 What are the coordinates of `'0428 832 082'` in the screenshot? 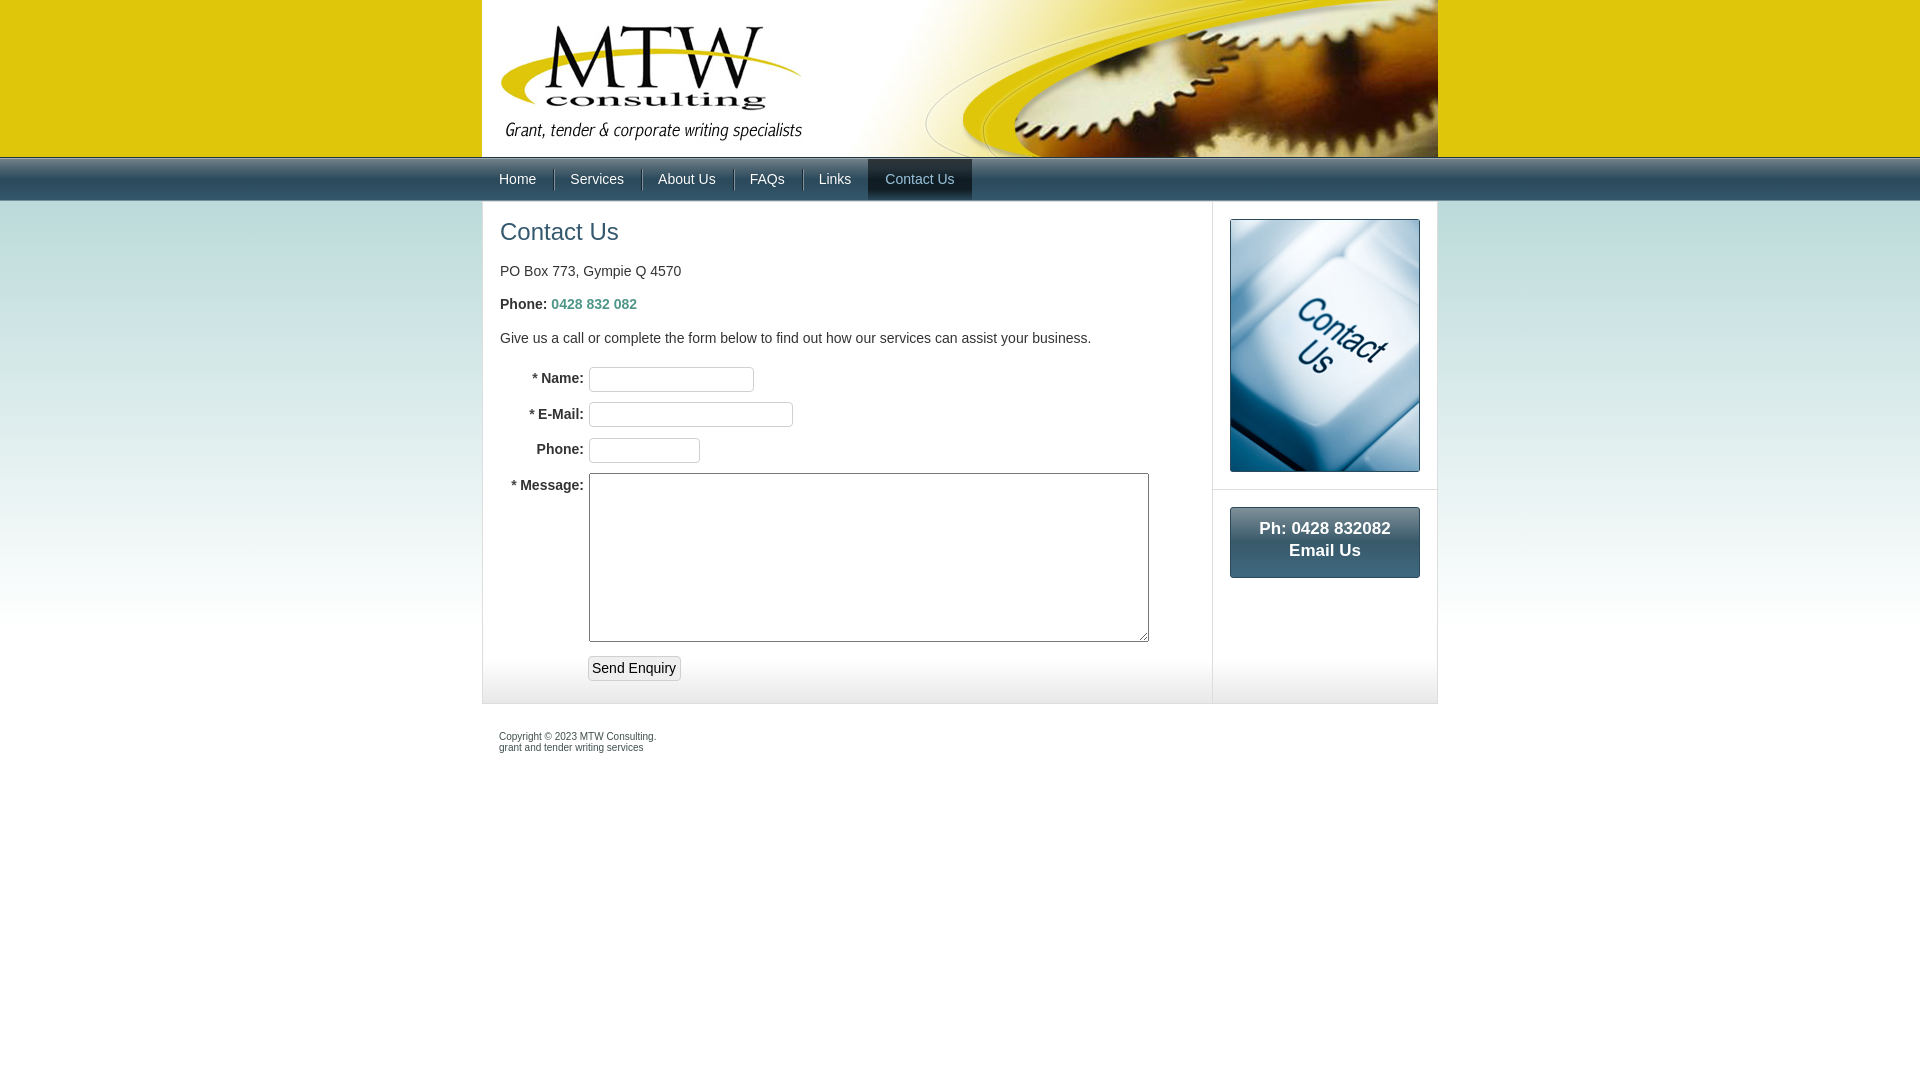 It's located at (593, 304).